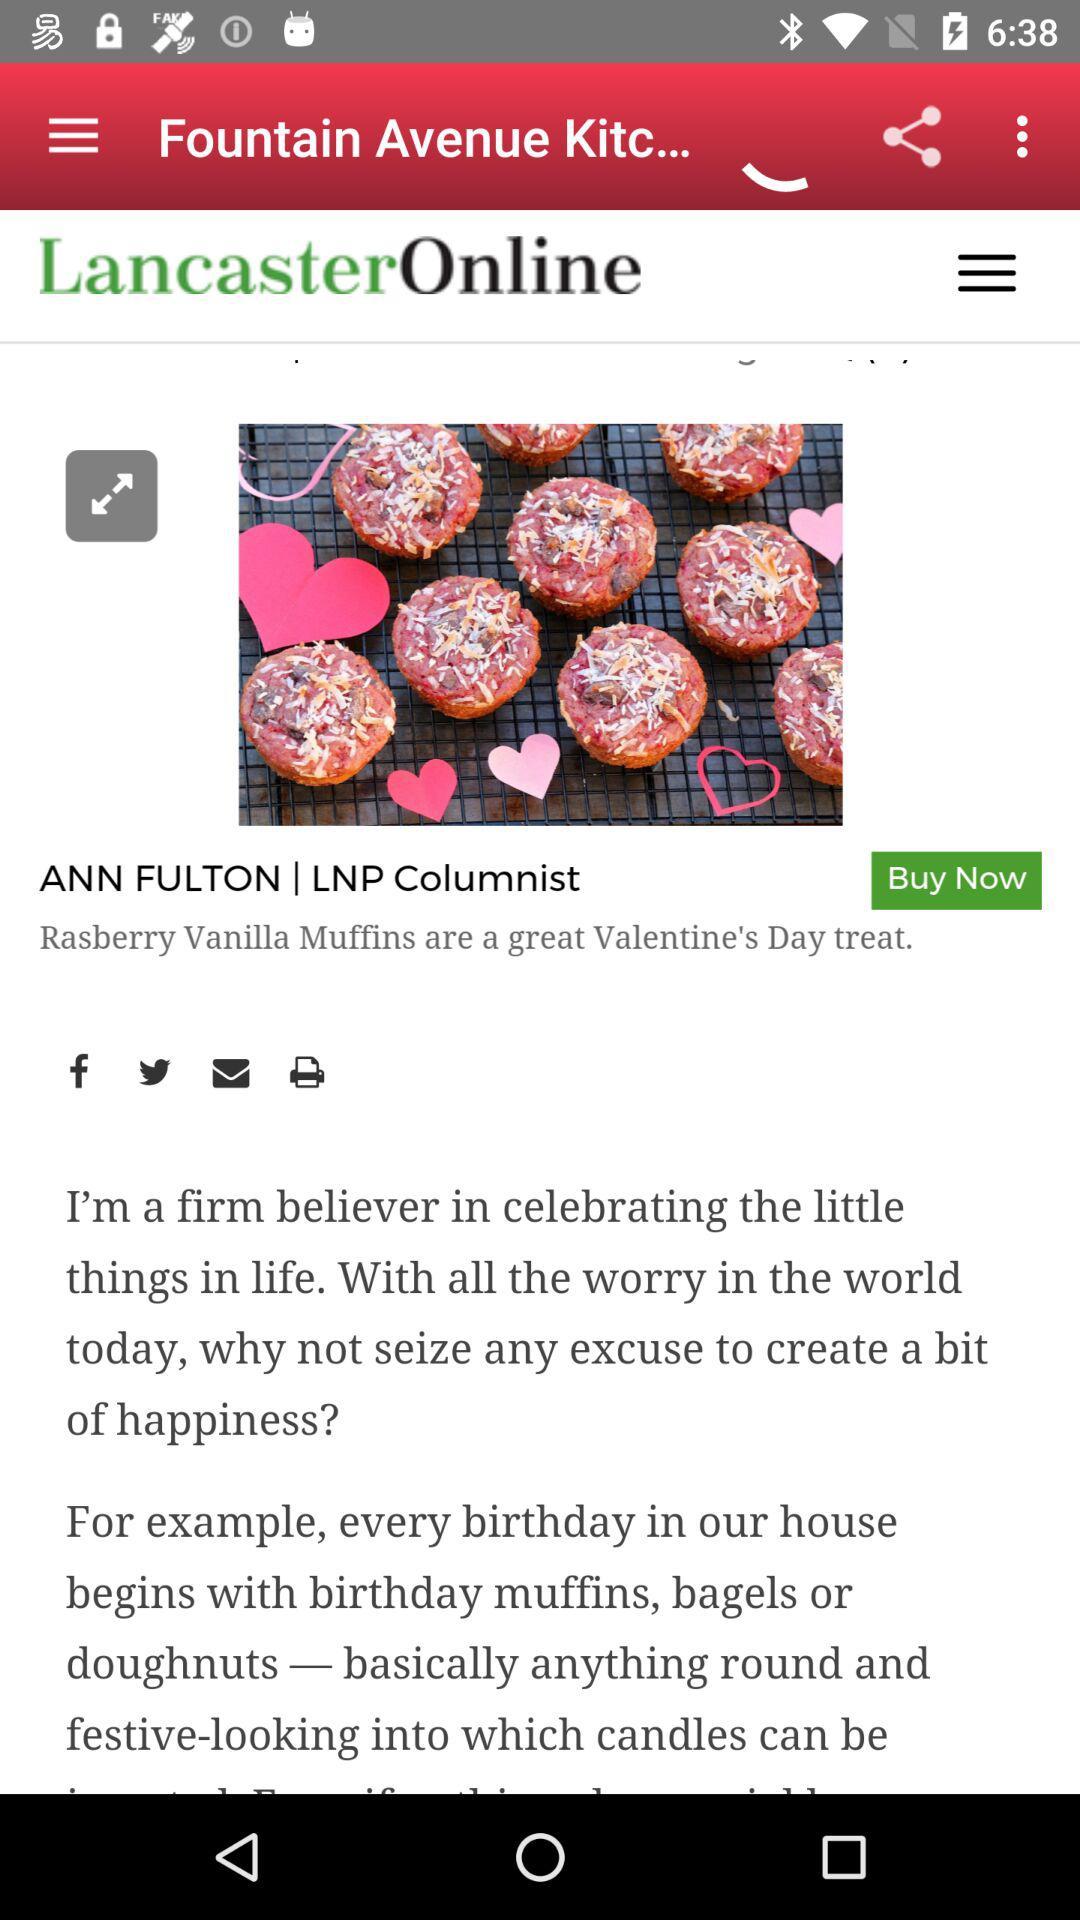 The image size is (1080, 1920). What do you see at coordinates (540, 1002) in the screenshot?
I see `this is result of searched data` at bounding box center [540, 1002].